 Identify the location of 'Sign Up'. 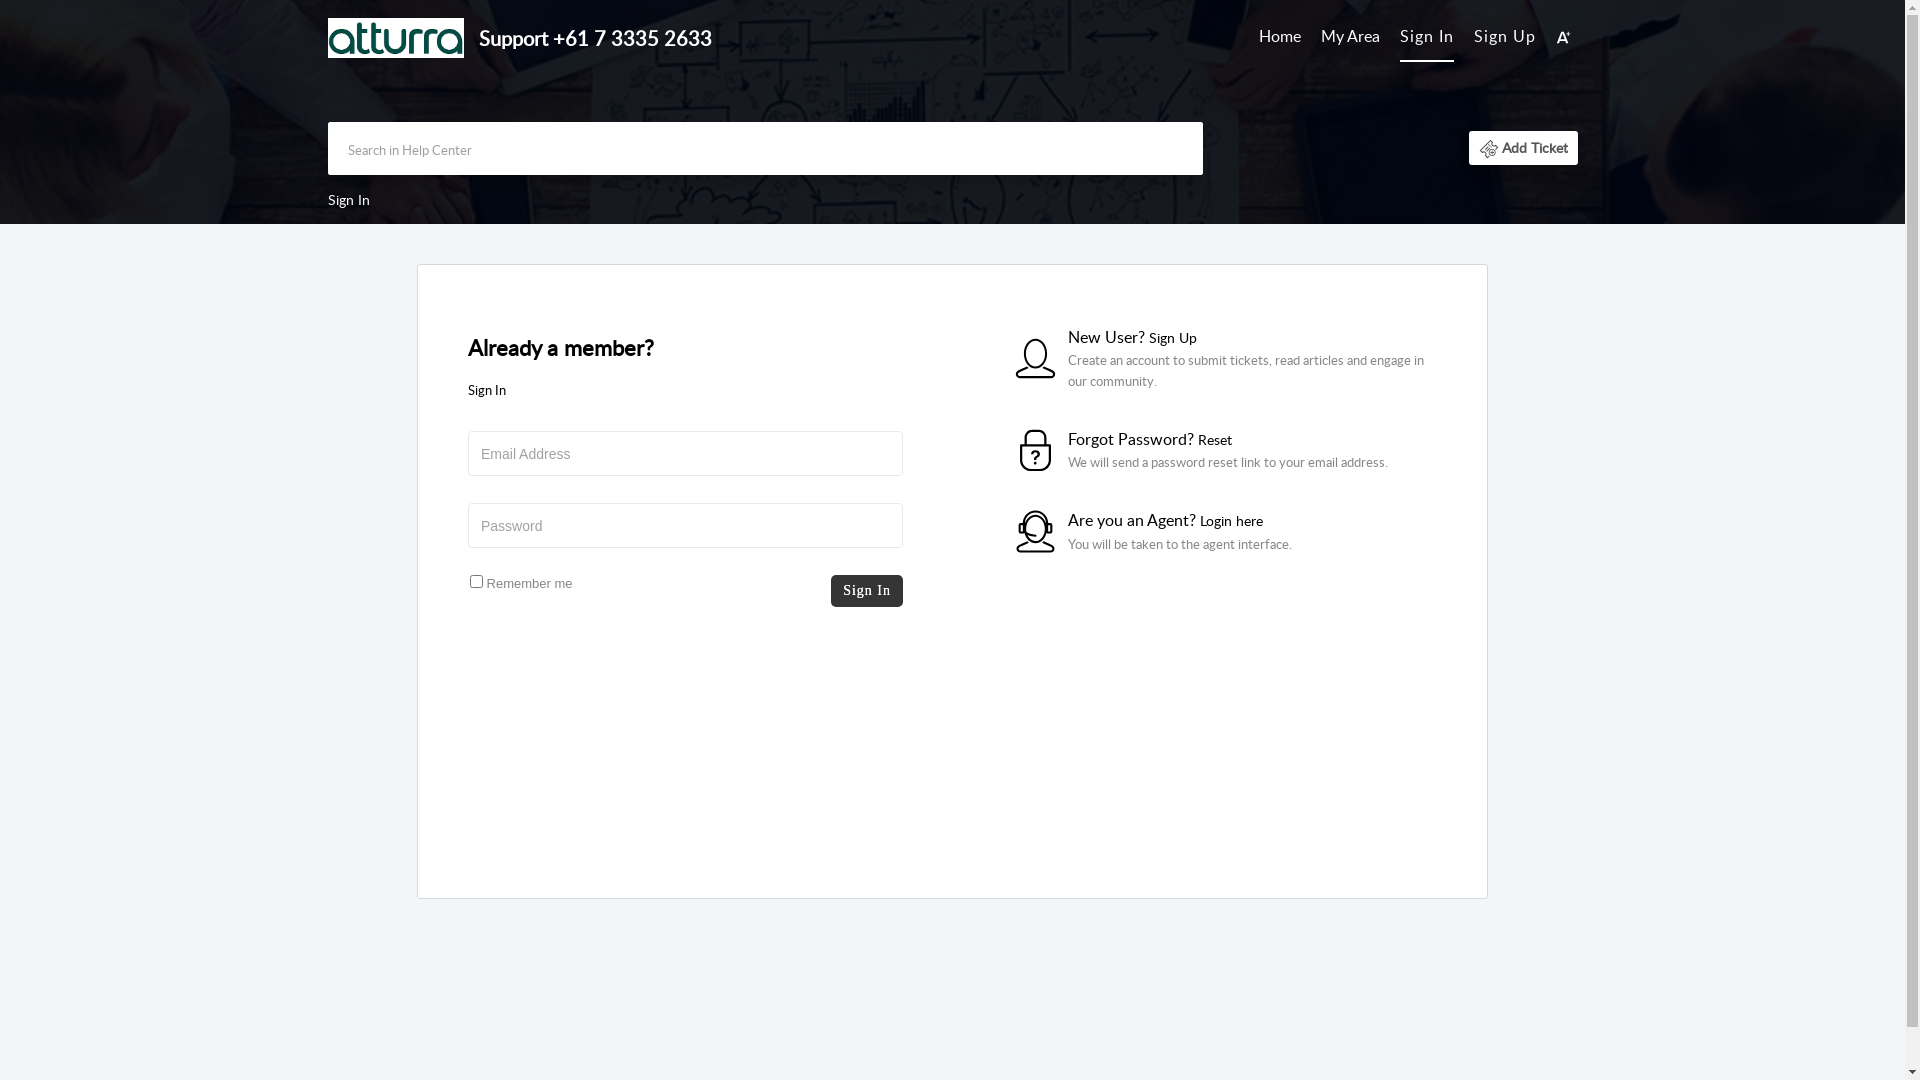
(1171, 336).